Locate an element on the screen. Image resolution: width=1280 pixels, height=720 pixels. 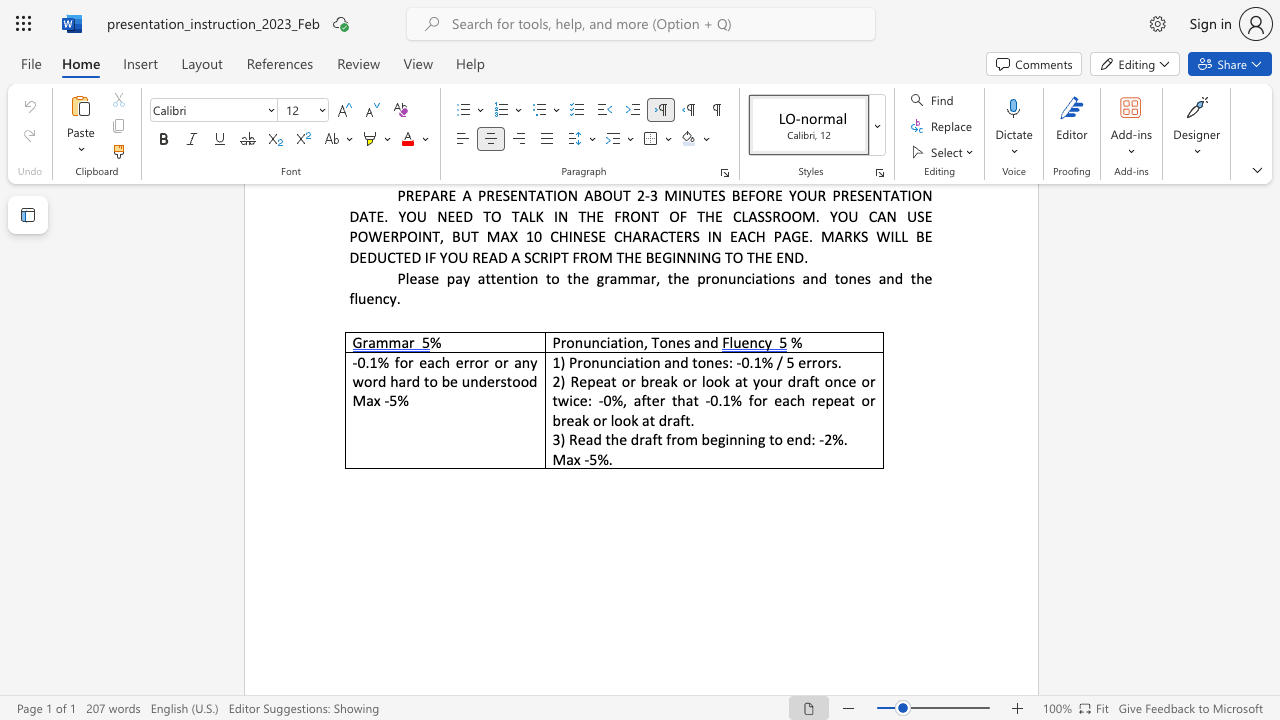
the subset text "ad the draft from begin" within the text "3) Read the draft from beginning to end: -2%." is located at coordinates (584, 438).